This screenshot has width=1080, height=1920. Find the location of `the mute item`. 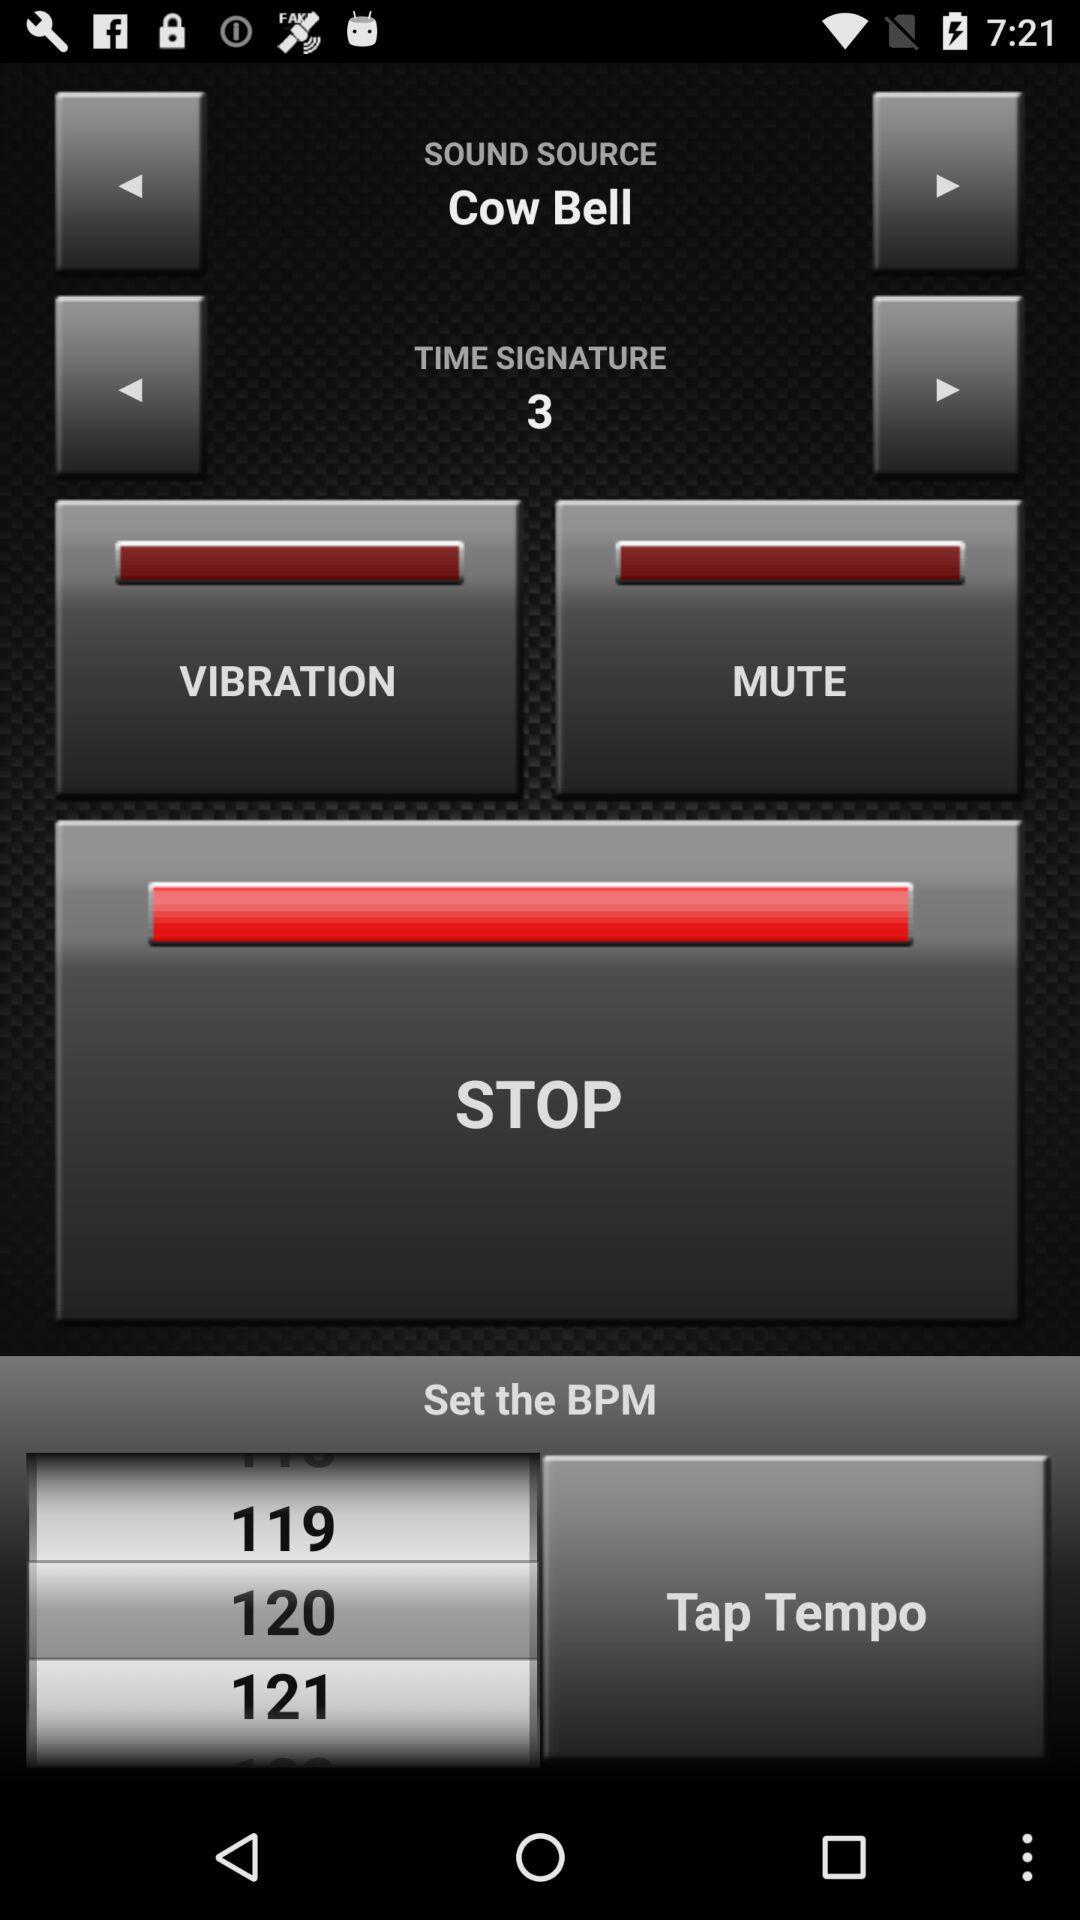

the mute item is located at coordinates (789, 650).